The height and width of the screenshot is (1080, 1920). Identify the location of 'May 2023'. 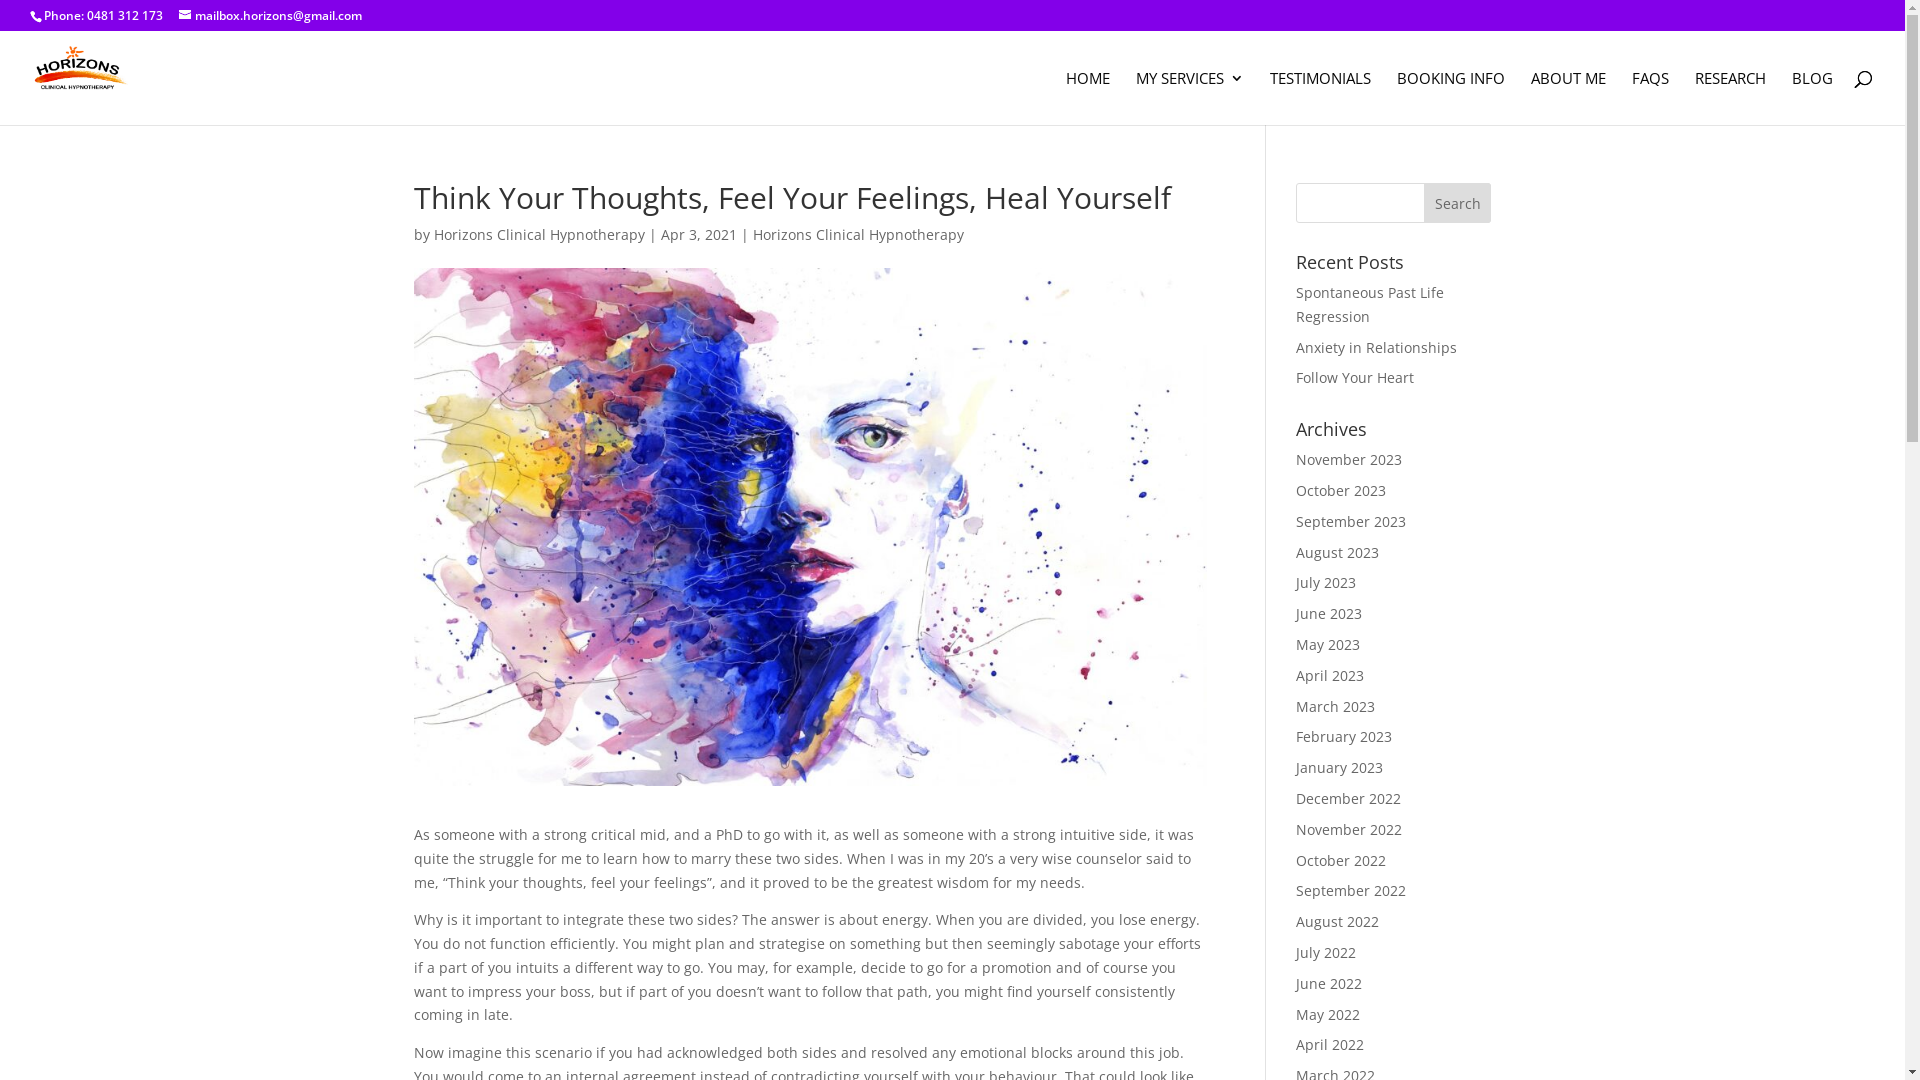
(1328, 644).